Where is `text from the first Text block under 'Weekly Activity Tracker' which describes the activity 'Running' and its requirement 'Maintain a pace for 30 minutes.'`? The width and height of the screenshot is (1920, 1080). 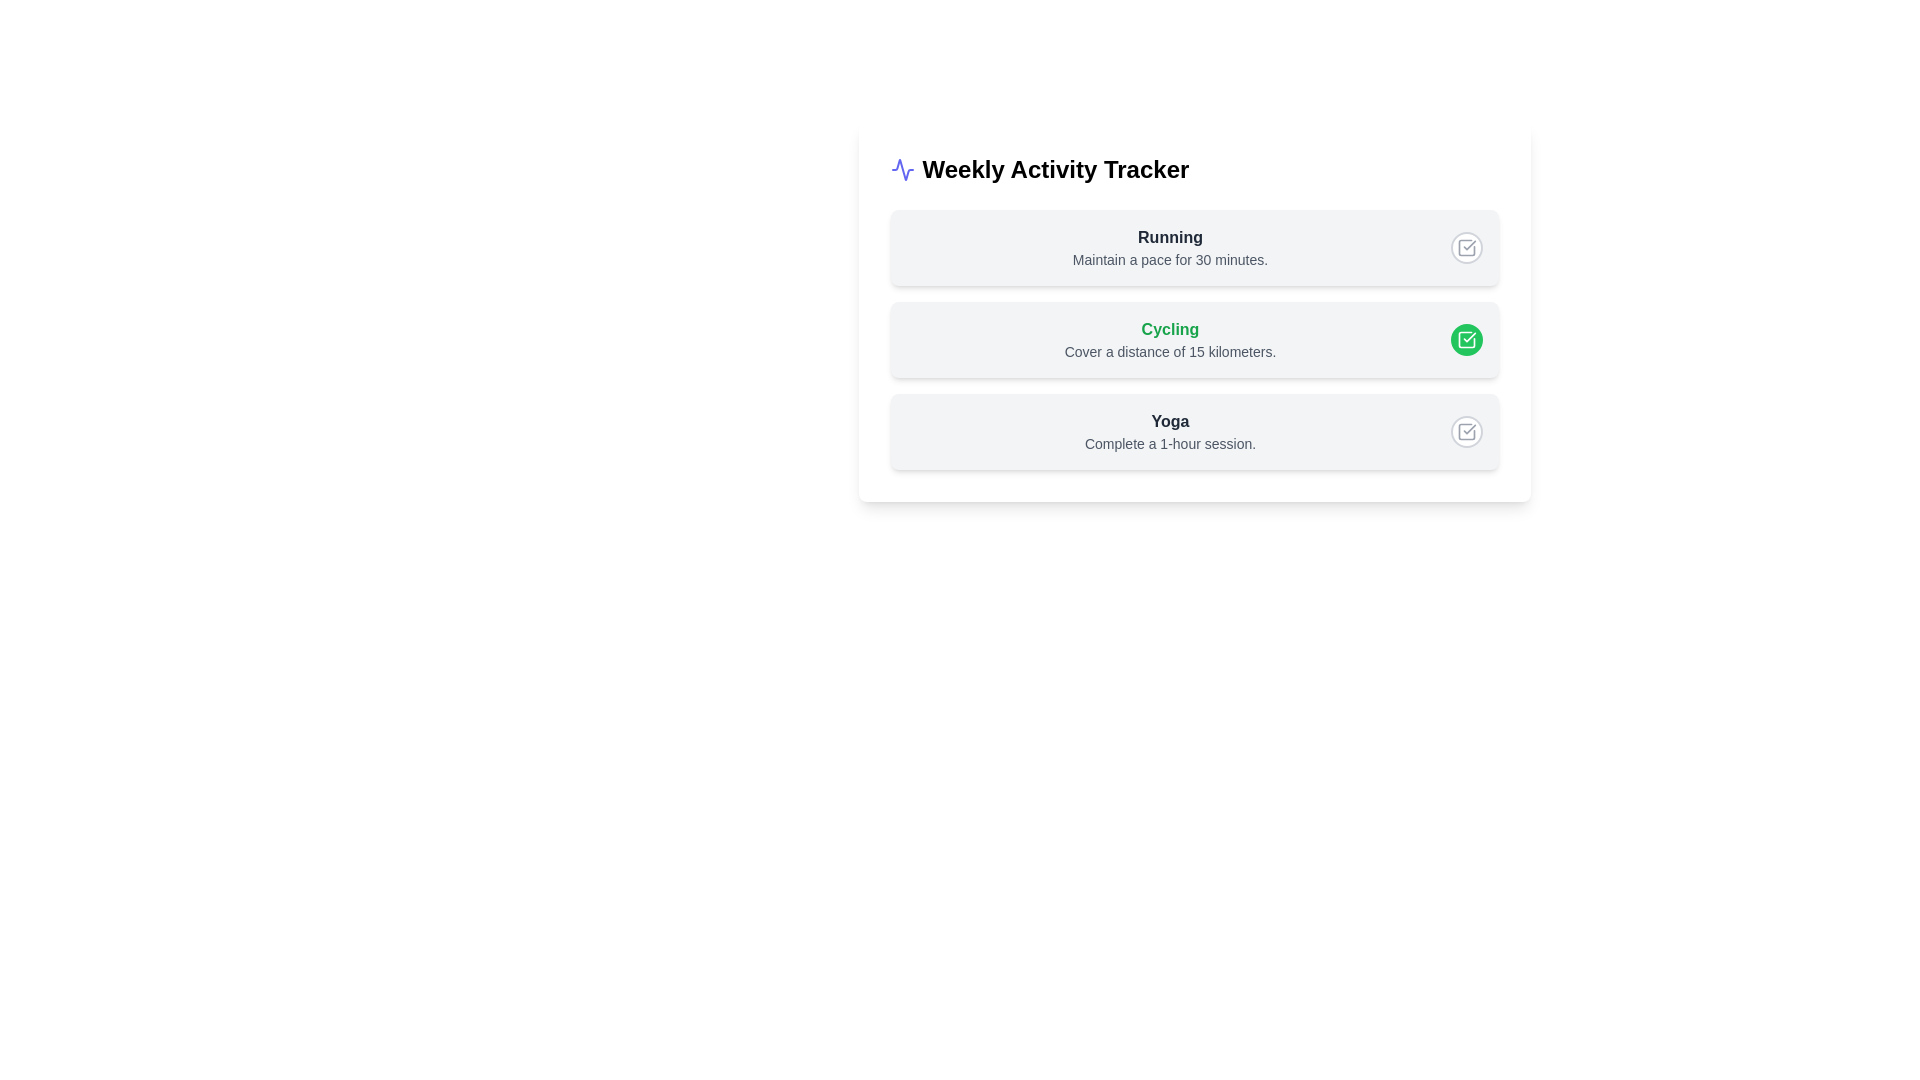
text from the first Text block under 'Weekly Activity Tracker' which describes the activity 'Running' and its requirement 'Maintain a pace for 30 minutes.' is located at coordinates (1170, 246).